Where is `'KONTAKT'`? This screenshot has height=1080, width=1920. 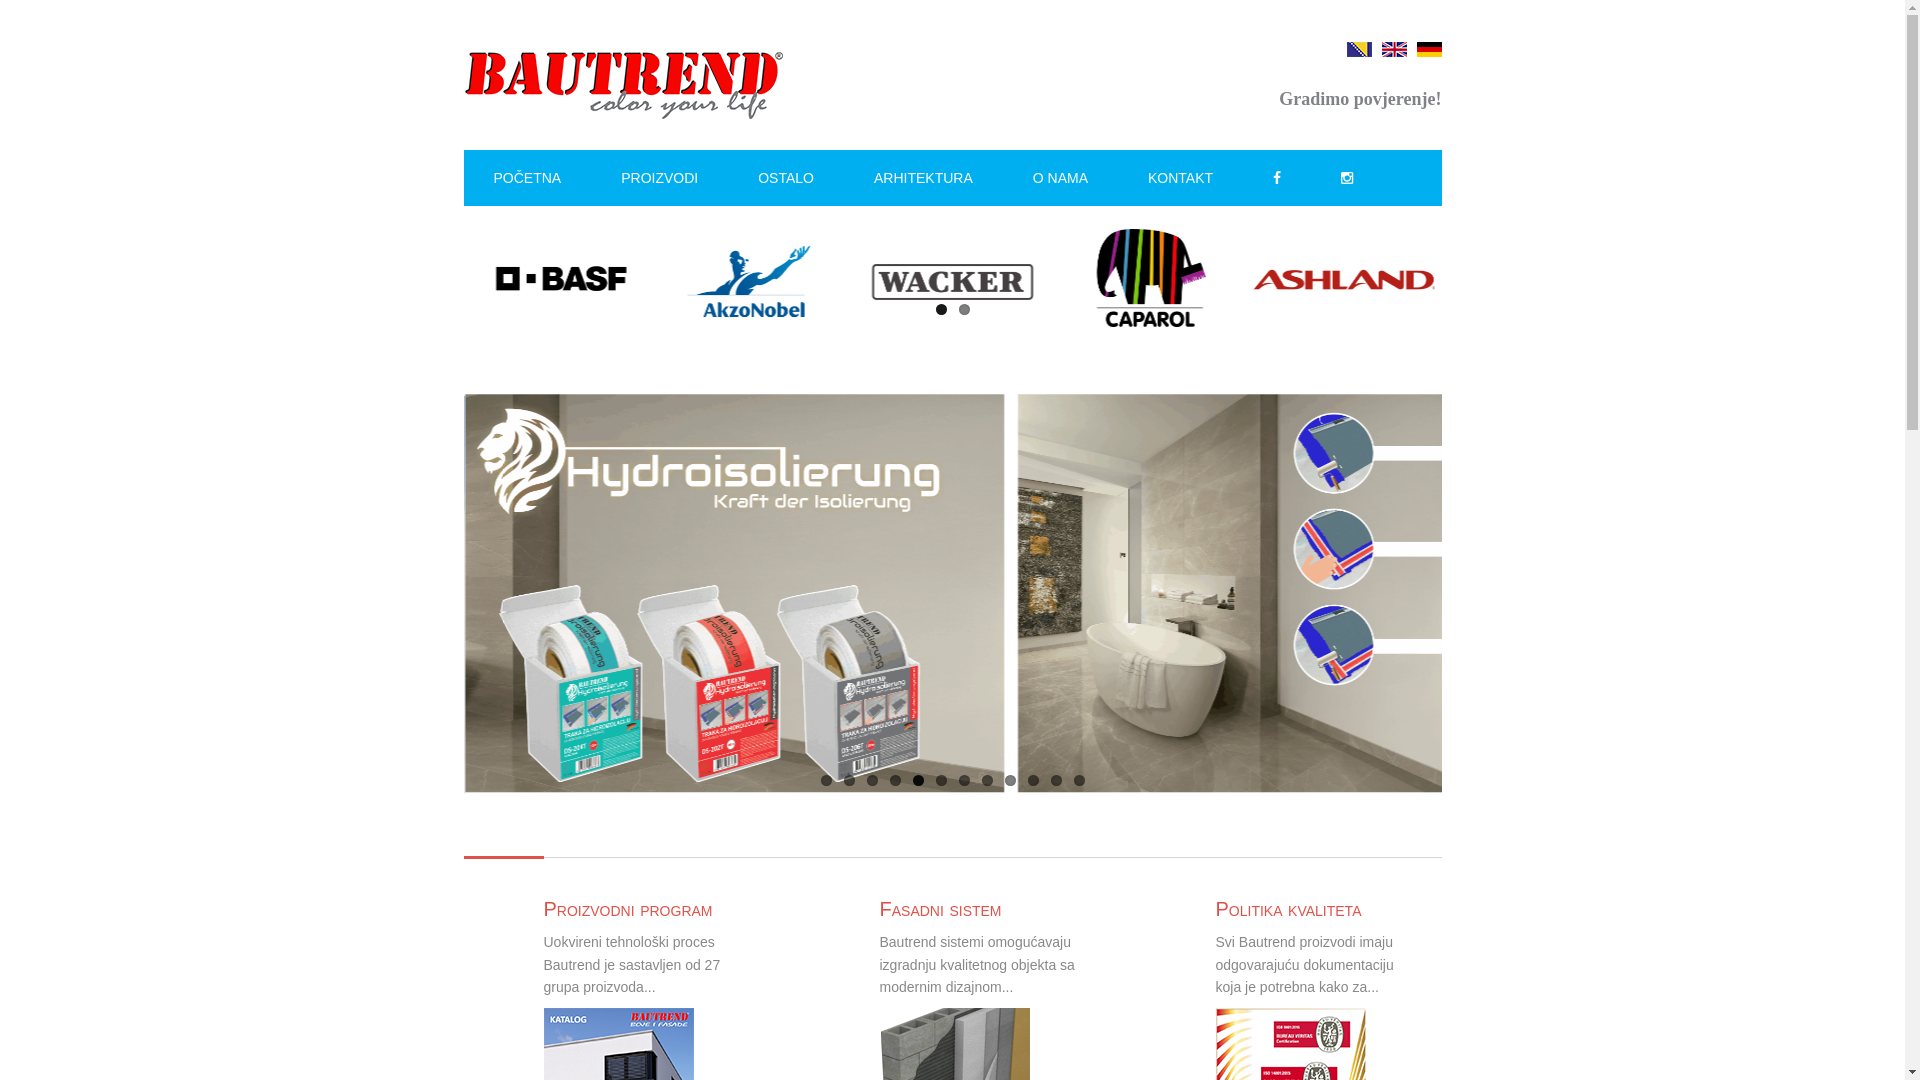 'KONTAKT' is located at coordinates (1180, 176).